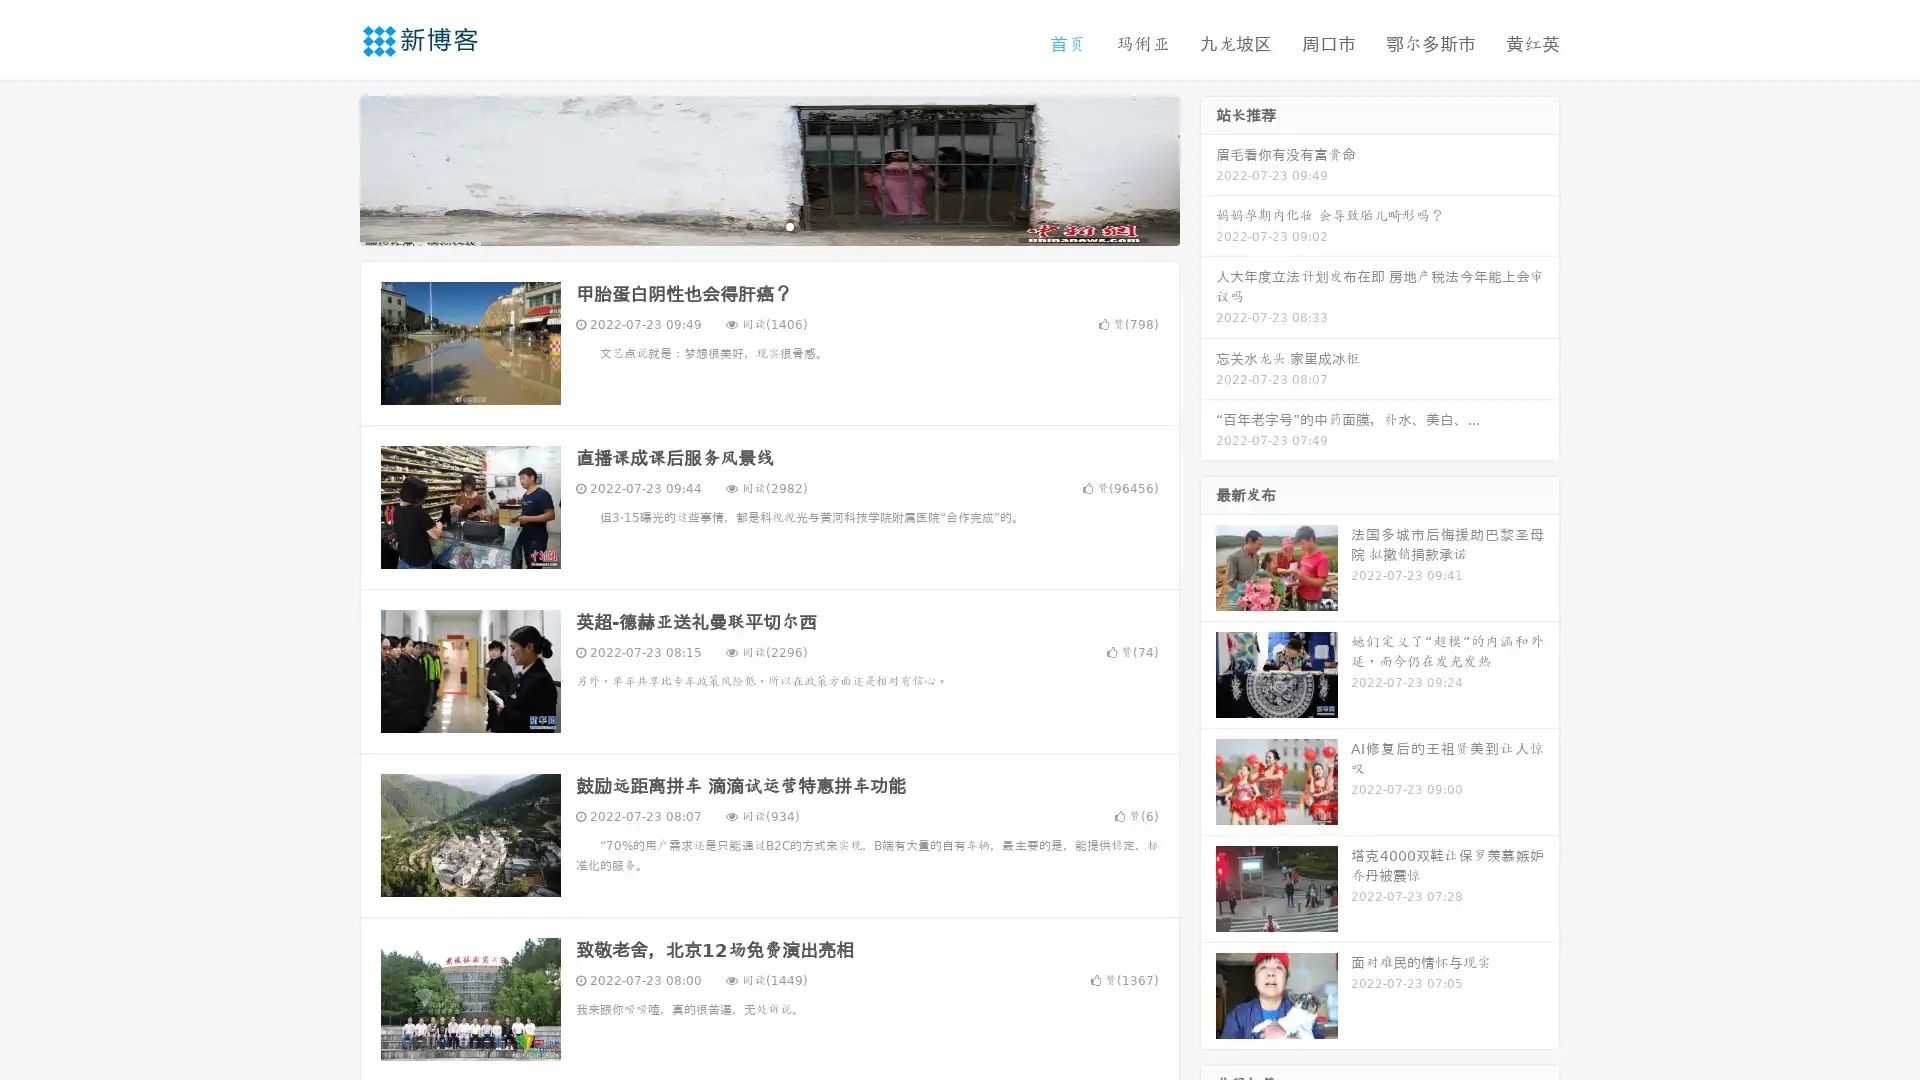 This screenshot has height=1080, width=1920. What do you see at coordinates (789, 225) in the screenshot?
I see `Go to slide 3` at bounding box center [789, 225].